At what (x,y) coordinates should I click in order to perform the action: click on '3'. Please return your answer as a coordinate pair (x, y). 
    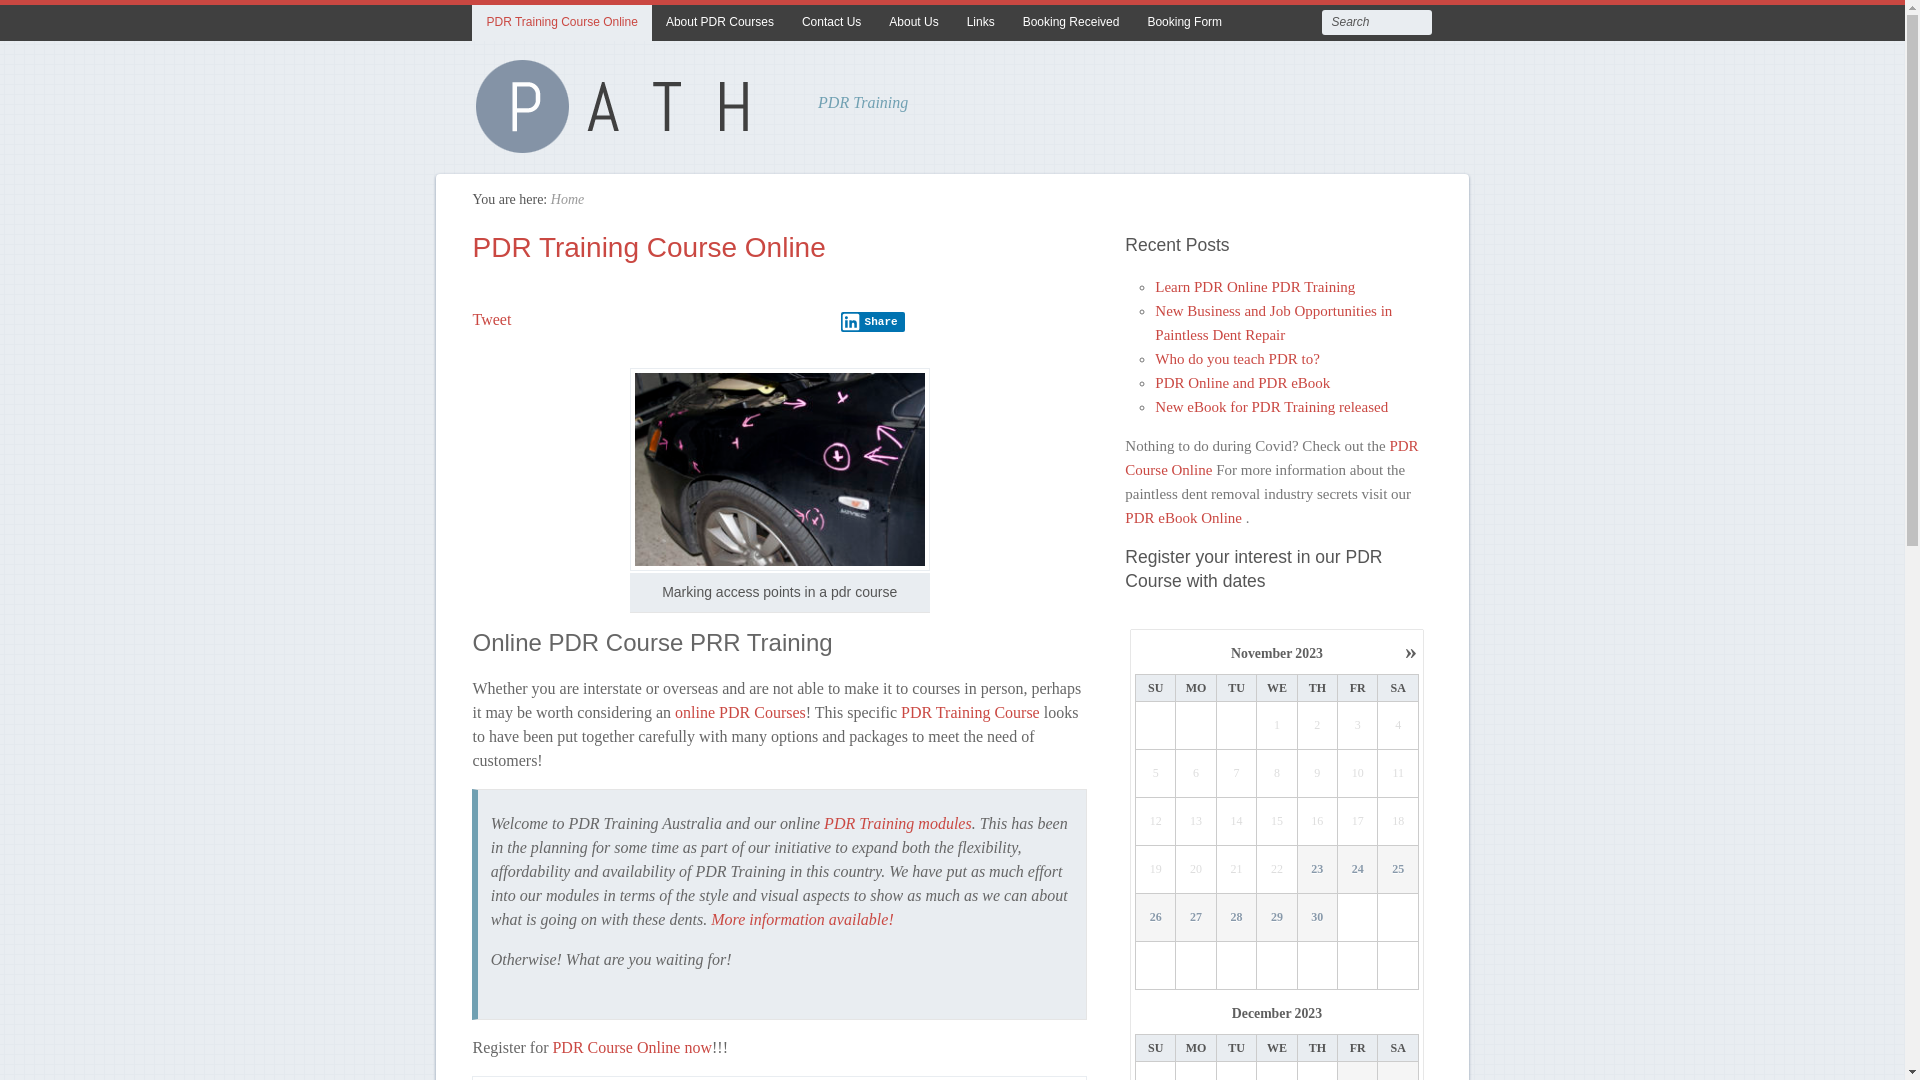
    Looking at the image, I should click on (1358, 725).